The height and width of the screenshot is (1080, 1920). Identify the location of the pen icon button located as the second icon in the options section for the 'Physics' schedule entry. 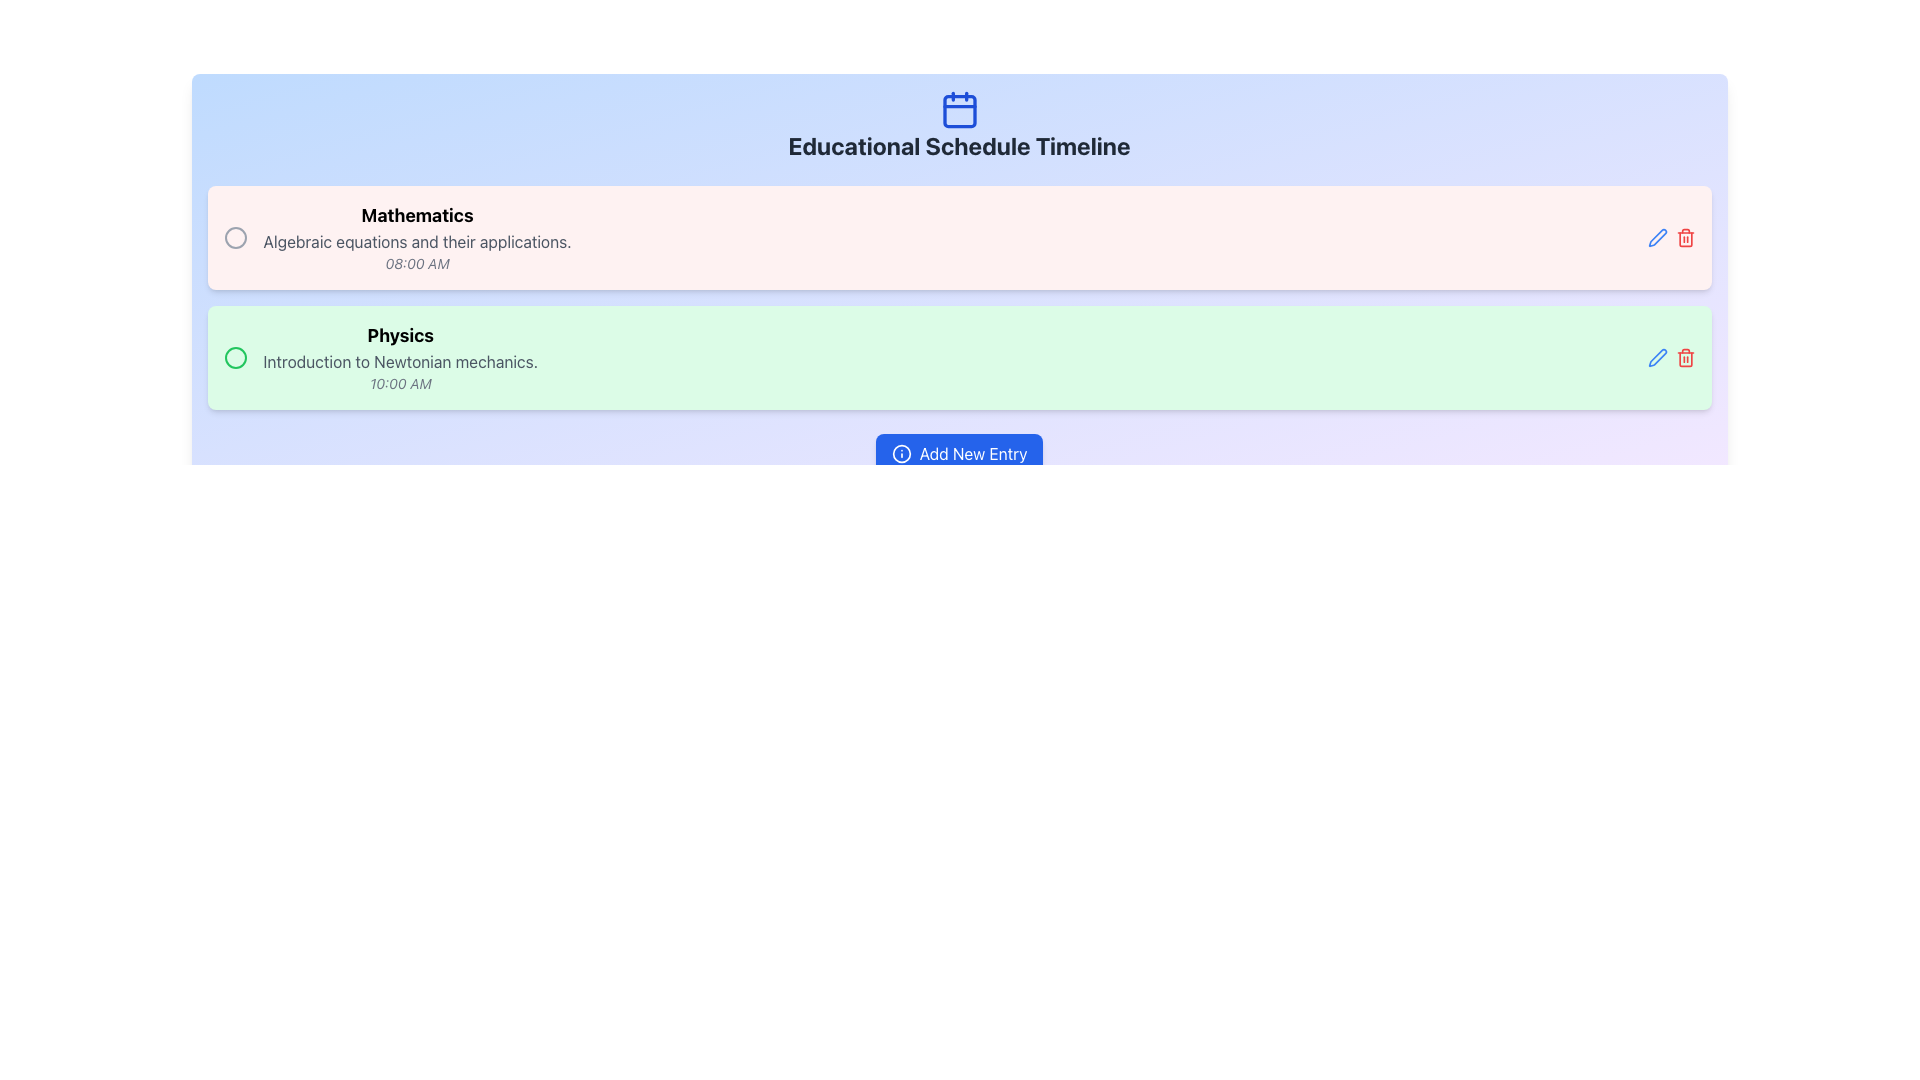
(1657, 357).